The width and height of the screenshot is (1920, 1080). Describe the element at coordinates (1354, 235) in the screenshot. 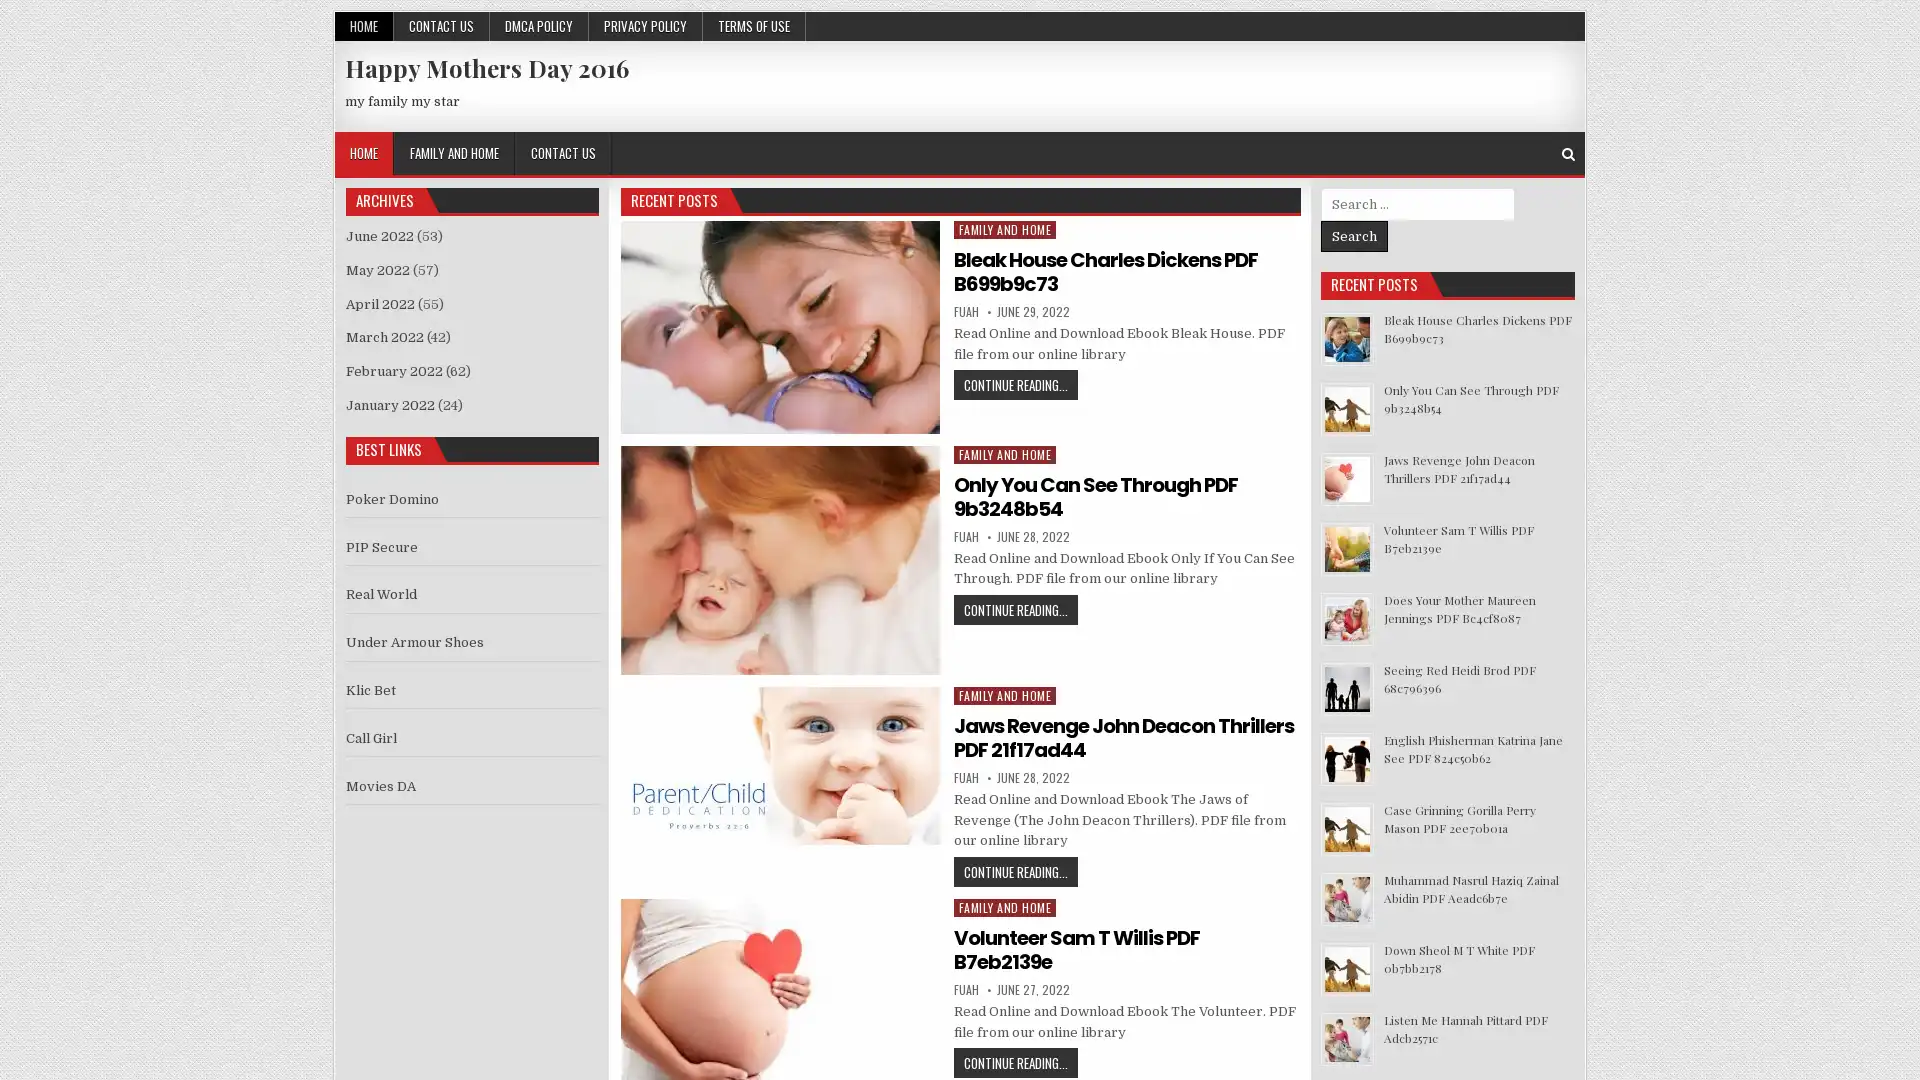

I see `Search` at that location.